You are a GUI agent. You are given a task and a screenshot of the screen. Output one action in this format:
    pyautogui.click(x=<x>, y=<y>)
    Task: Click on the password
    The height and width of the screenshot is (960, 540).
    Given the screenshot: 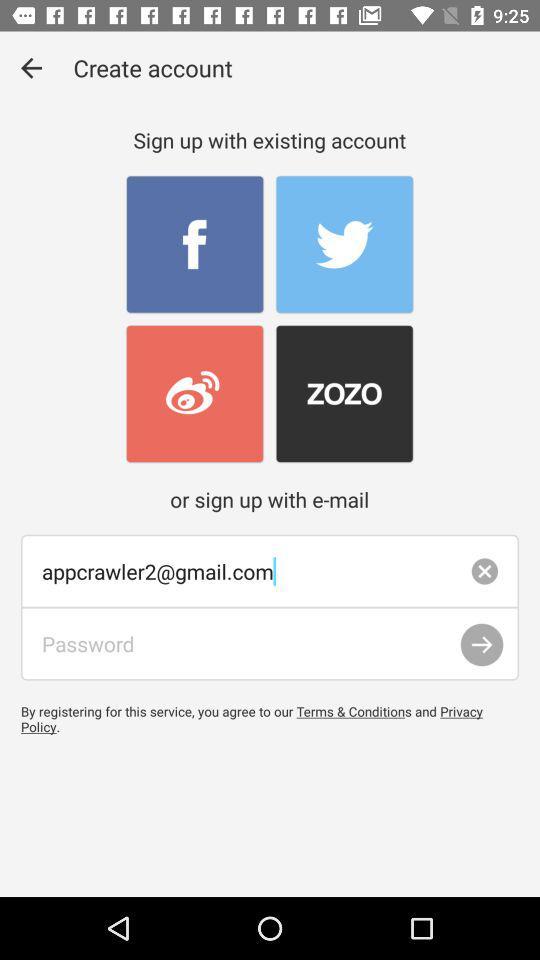 What is the action you would take?
    pyautogui.click(x=270, y=642)
    